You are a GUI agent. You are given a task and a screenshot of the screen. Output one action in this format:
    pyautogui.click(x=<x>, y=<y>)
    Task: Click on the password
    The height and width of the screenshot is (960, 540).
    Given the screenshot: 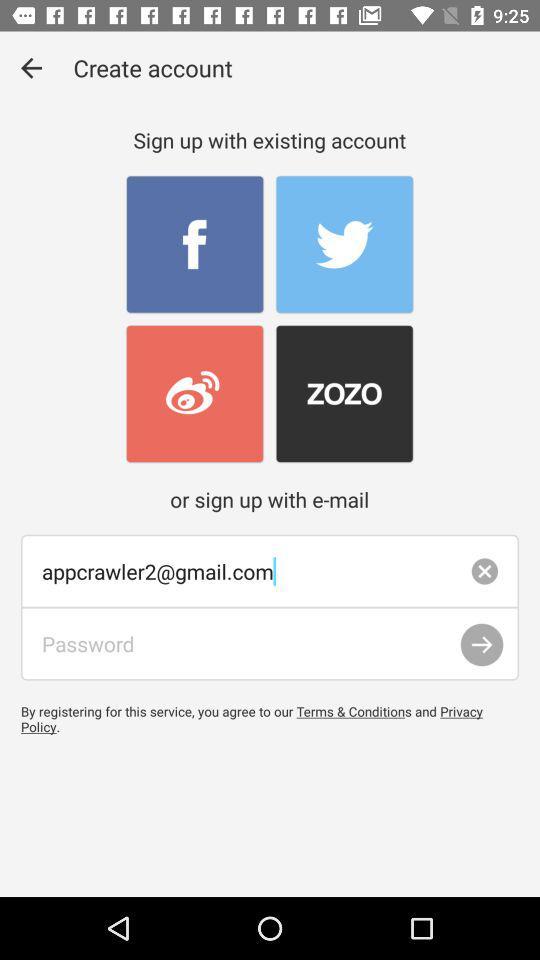 What is the action you would take?
    pyautogui.click(x=270, y=642)
    